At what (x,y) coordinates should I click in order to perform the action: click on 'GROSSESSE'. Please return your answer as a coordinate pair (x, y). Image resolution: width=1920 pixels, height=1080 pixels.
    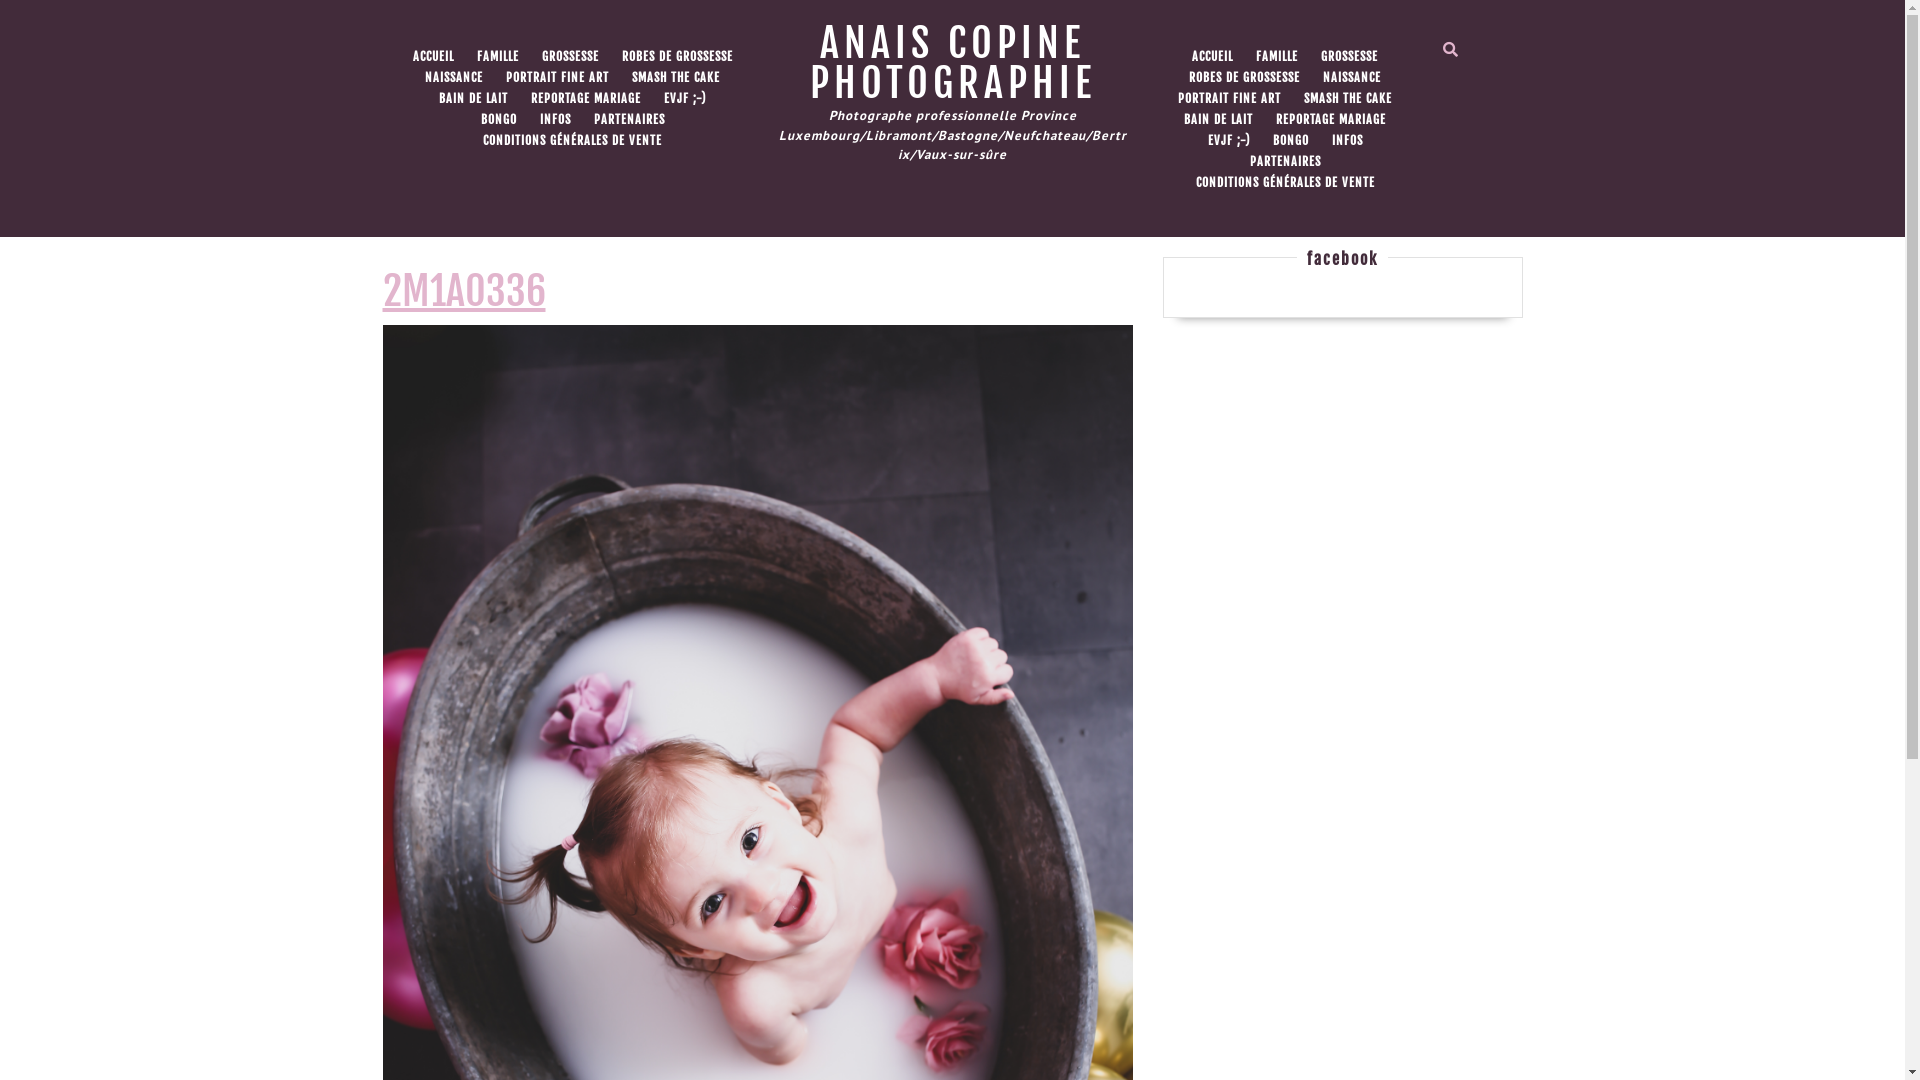
    Looking at the image, I should click on (569, 56).